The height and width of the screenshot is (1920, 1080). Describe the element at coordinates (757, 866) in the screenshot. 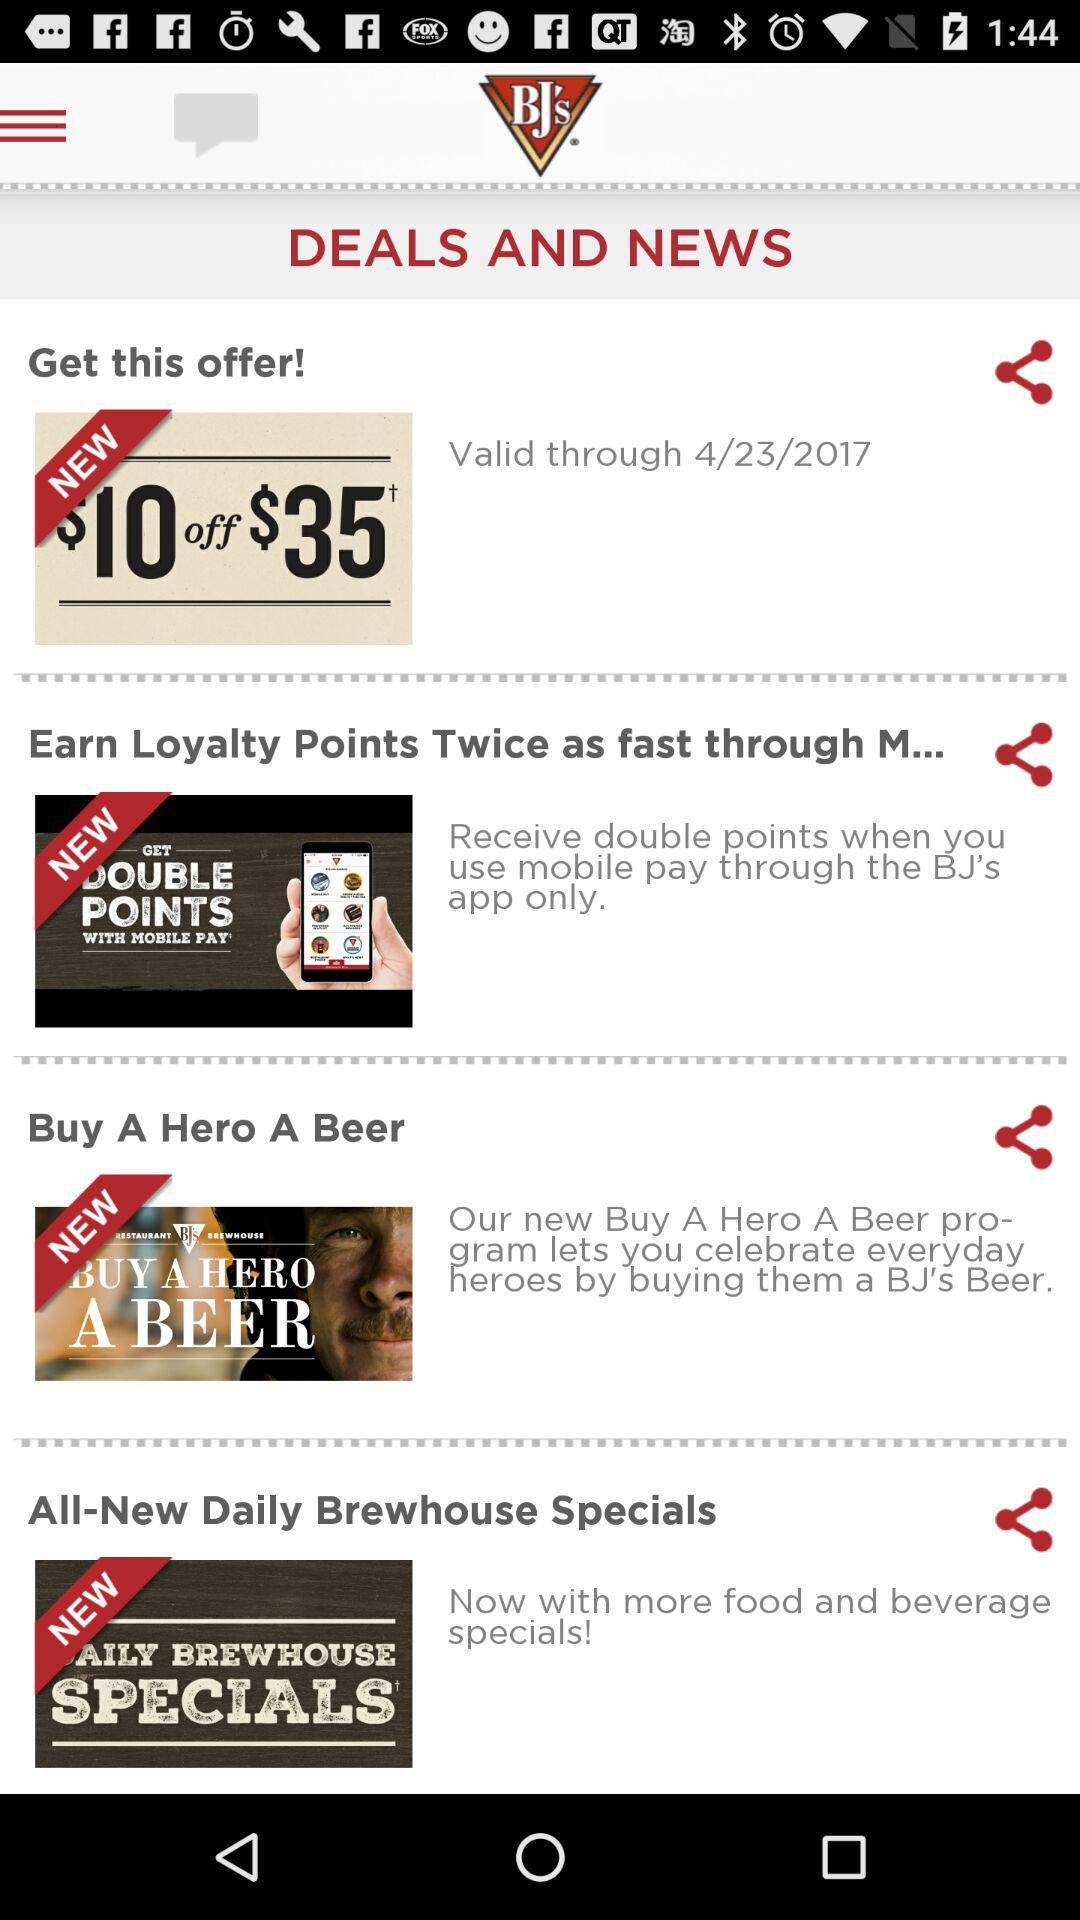

I see `receive double points icon` at that location.